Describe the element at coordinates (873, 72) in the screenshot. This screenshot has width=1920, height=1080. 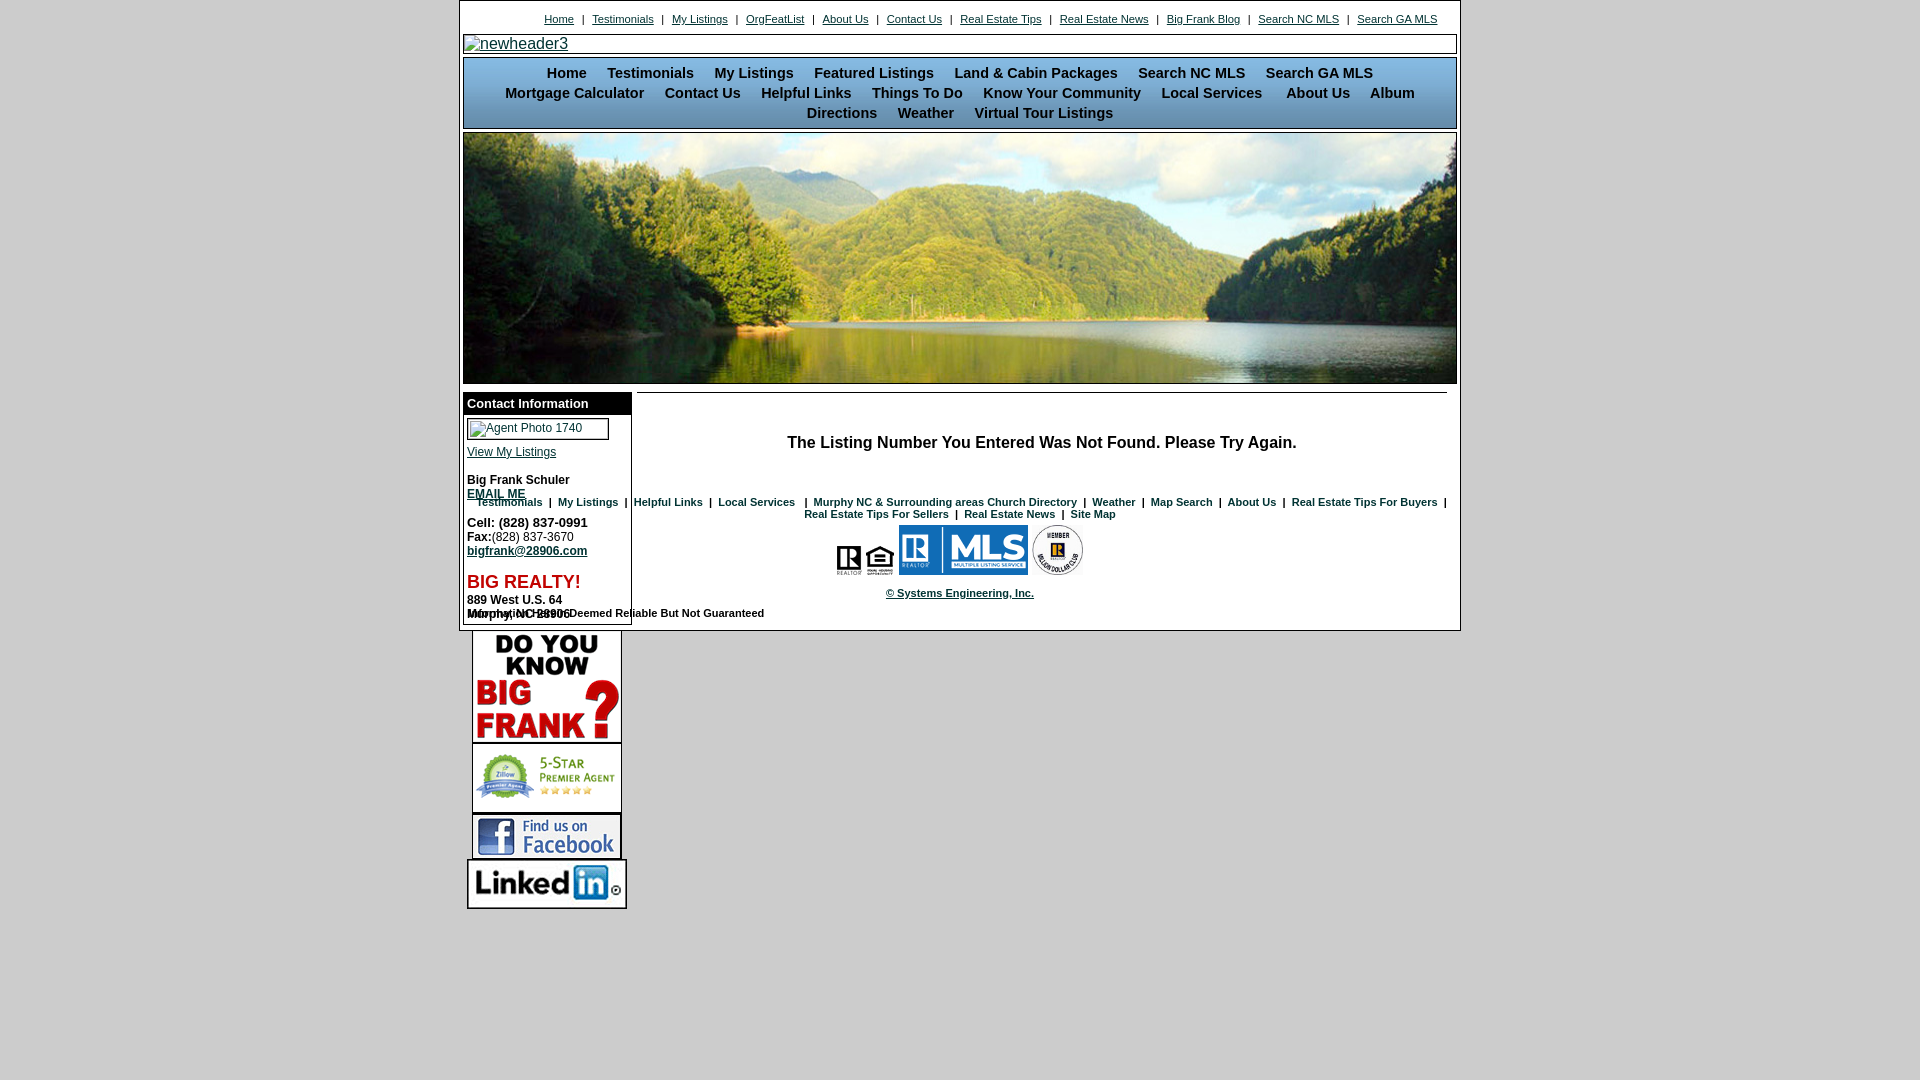
I see `'Featured Listings'` at that location.